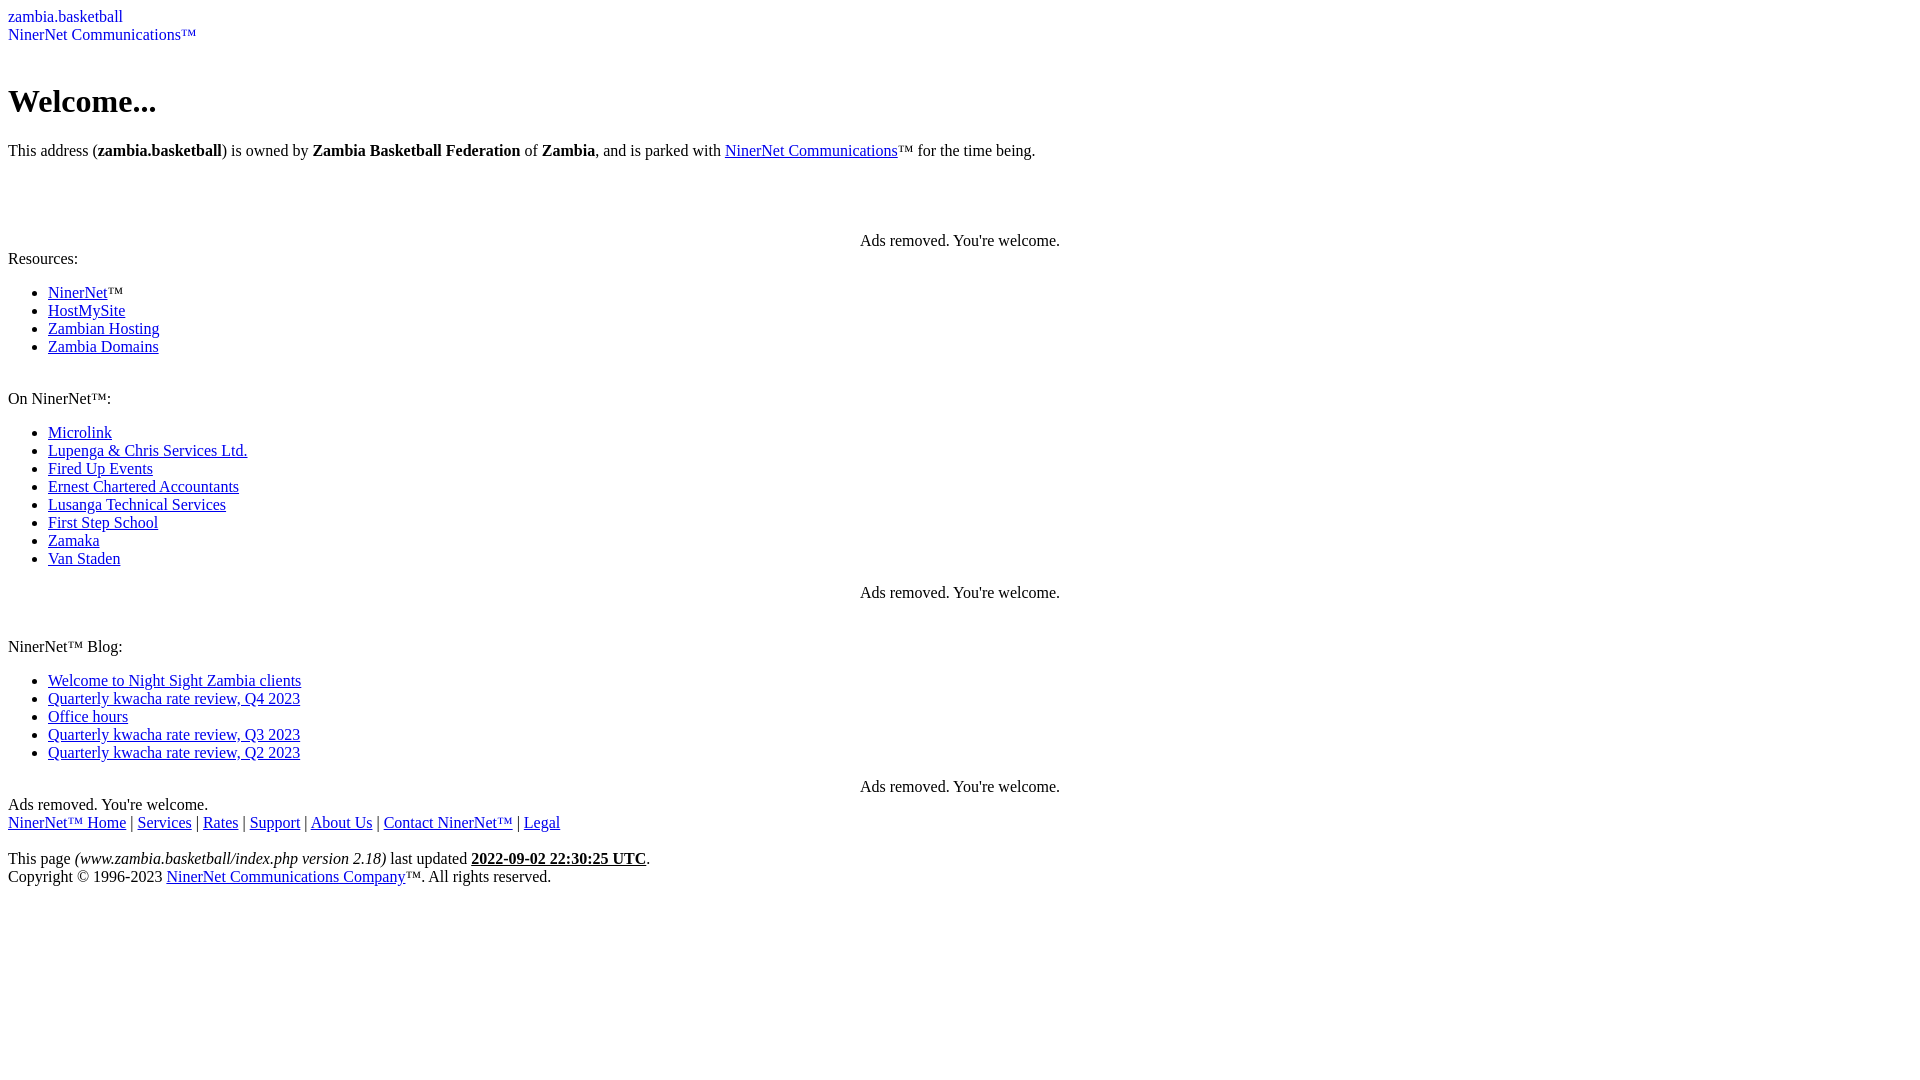 Image resolution: width=1920 pixels, height=1080 pixels. What do you see at coordinates (73, 540) in the screenshot?
I see `'Zamaka'` at bounding box center [73, 540].